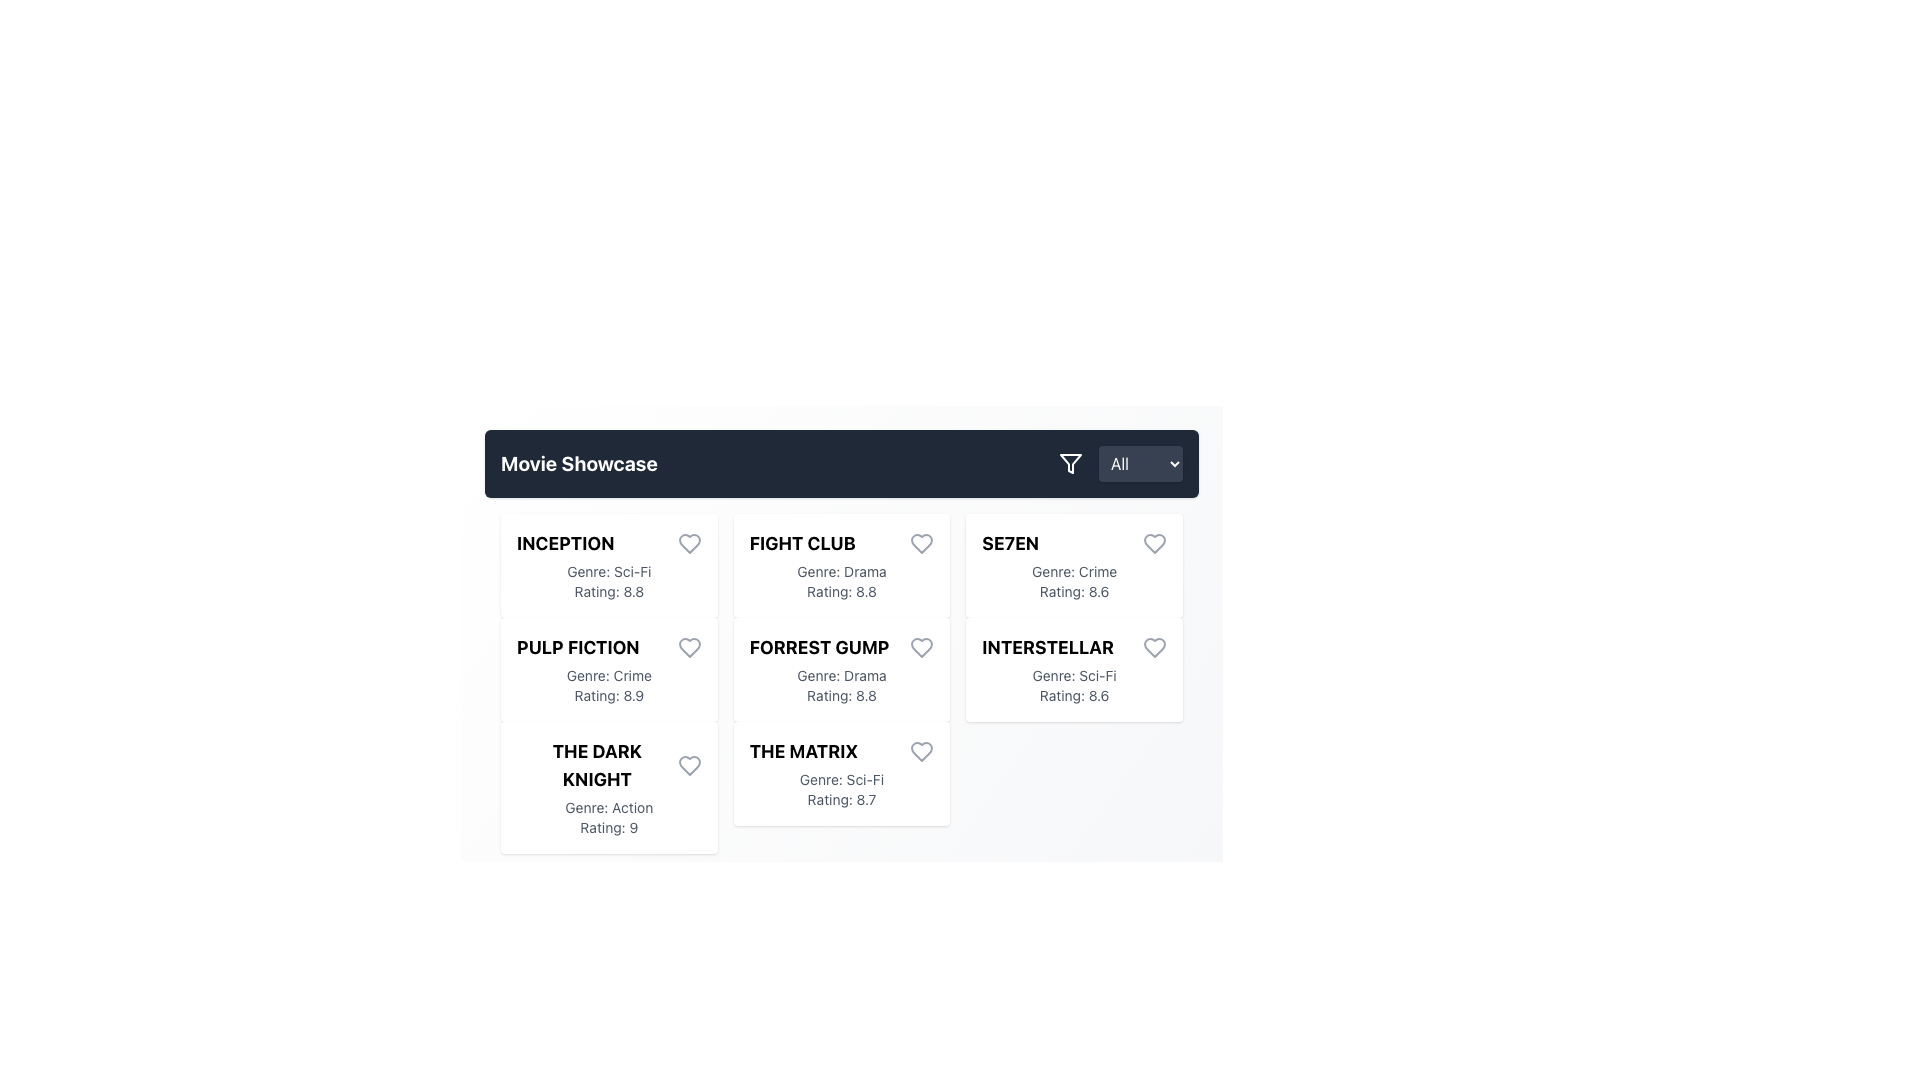  What do you see at coordinates (841, 543) in the screenshot?
I see `the movie title label located in the second column, first row of the movie cards under the 'Movie Showcase' section` at bounding box center [841, 543].